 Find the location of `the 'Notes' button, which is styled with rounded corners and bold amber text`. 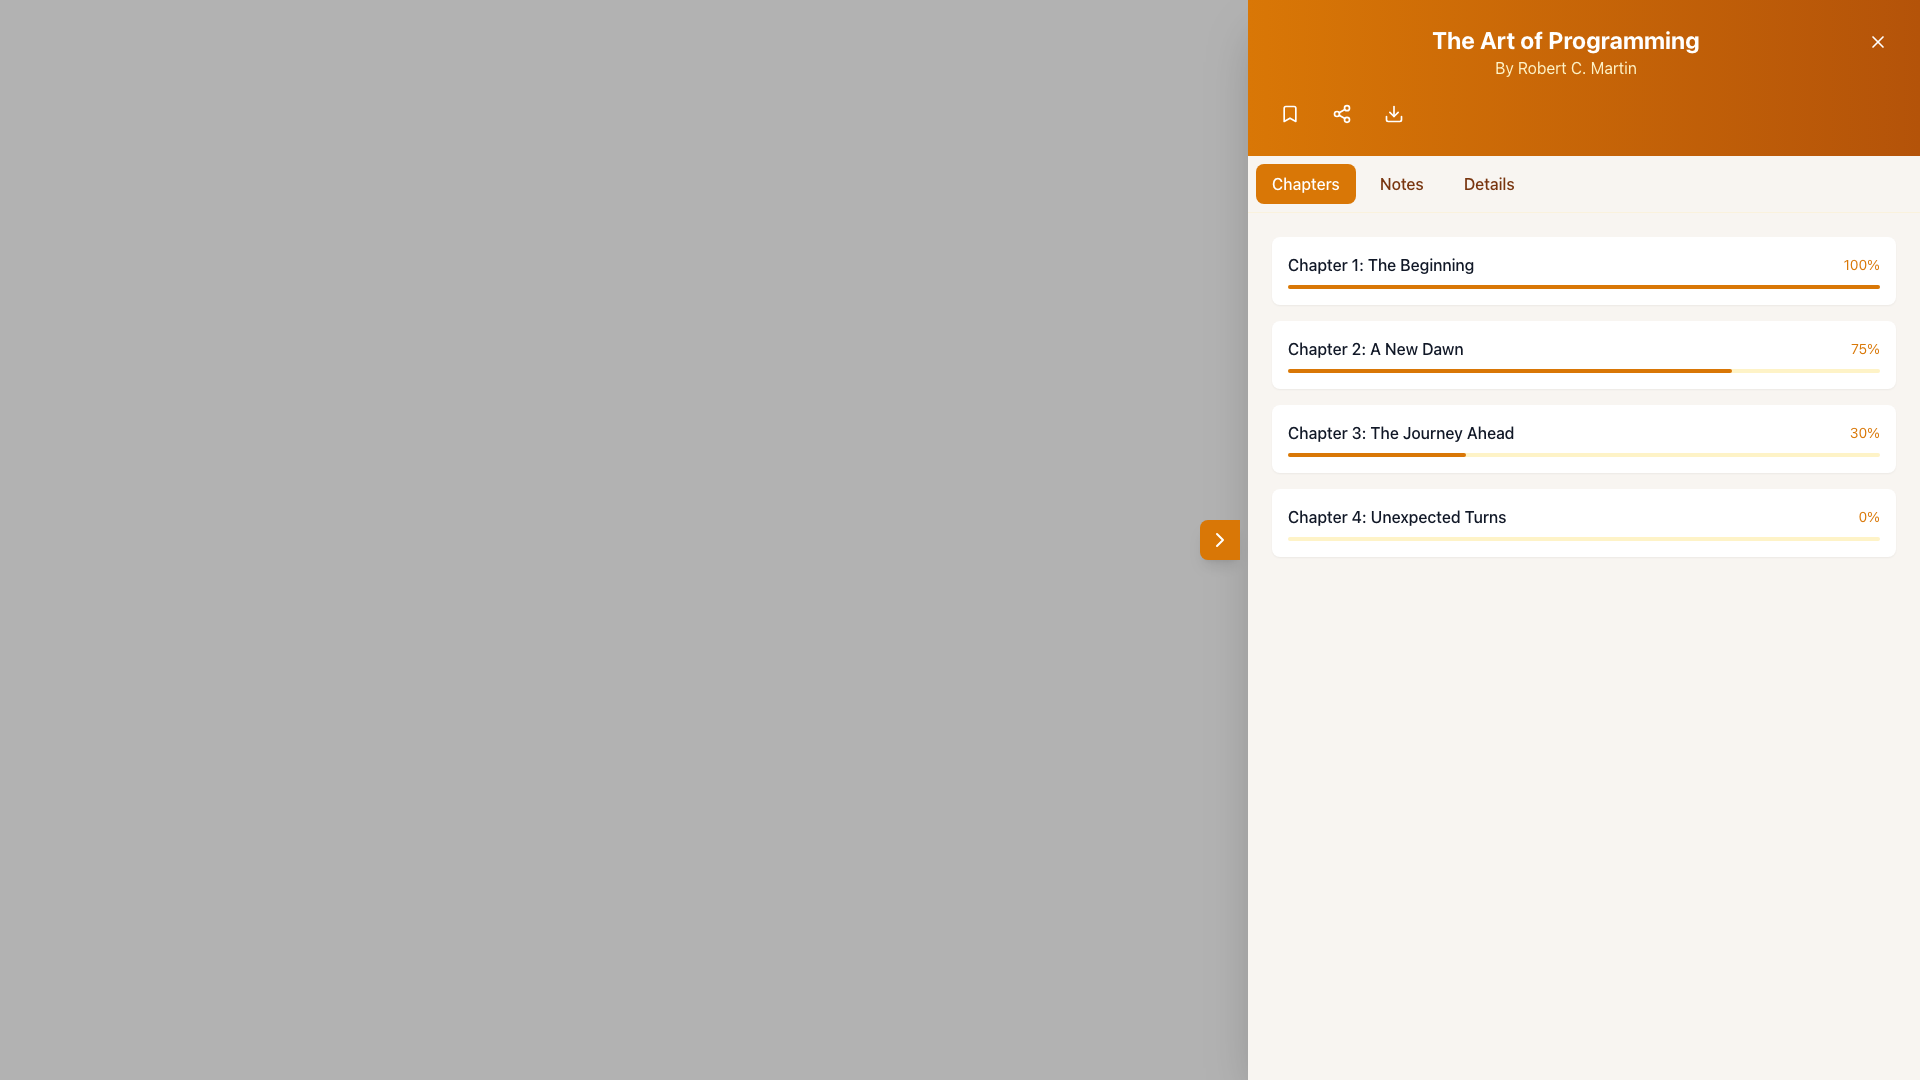

the 'Notes' button, which is styled with rounded corners and bold amber text is located at coordinates (1400, 184).